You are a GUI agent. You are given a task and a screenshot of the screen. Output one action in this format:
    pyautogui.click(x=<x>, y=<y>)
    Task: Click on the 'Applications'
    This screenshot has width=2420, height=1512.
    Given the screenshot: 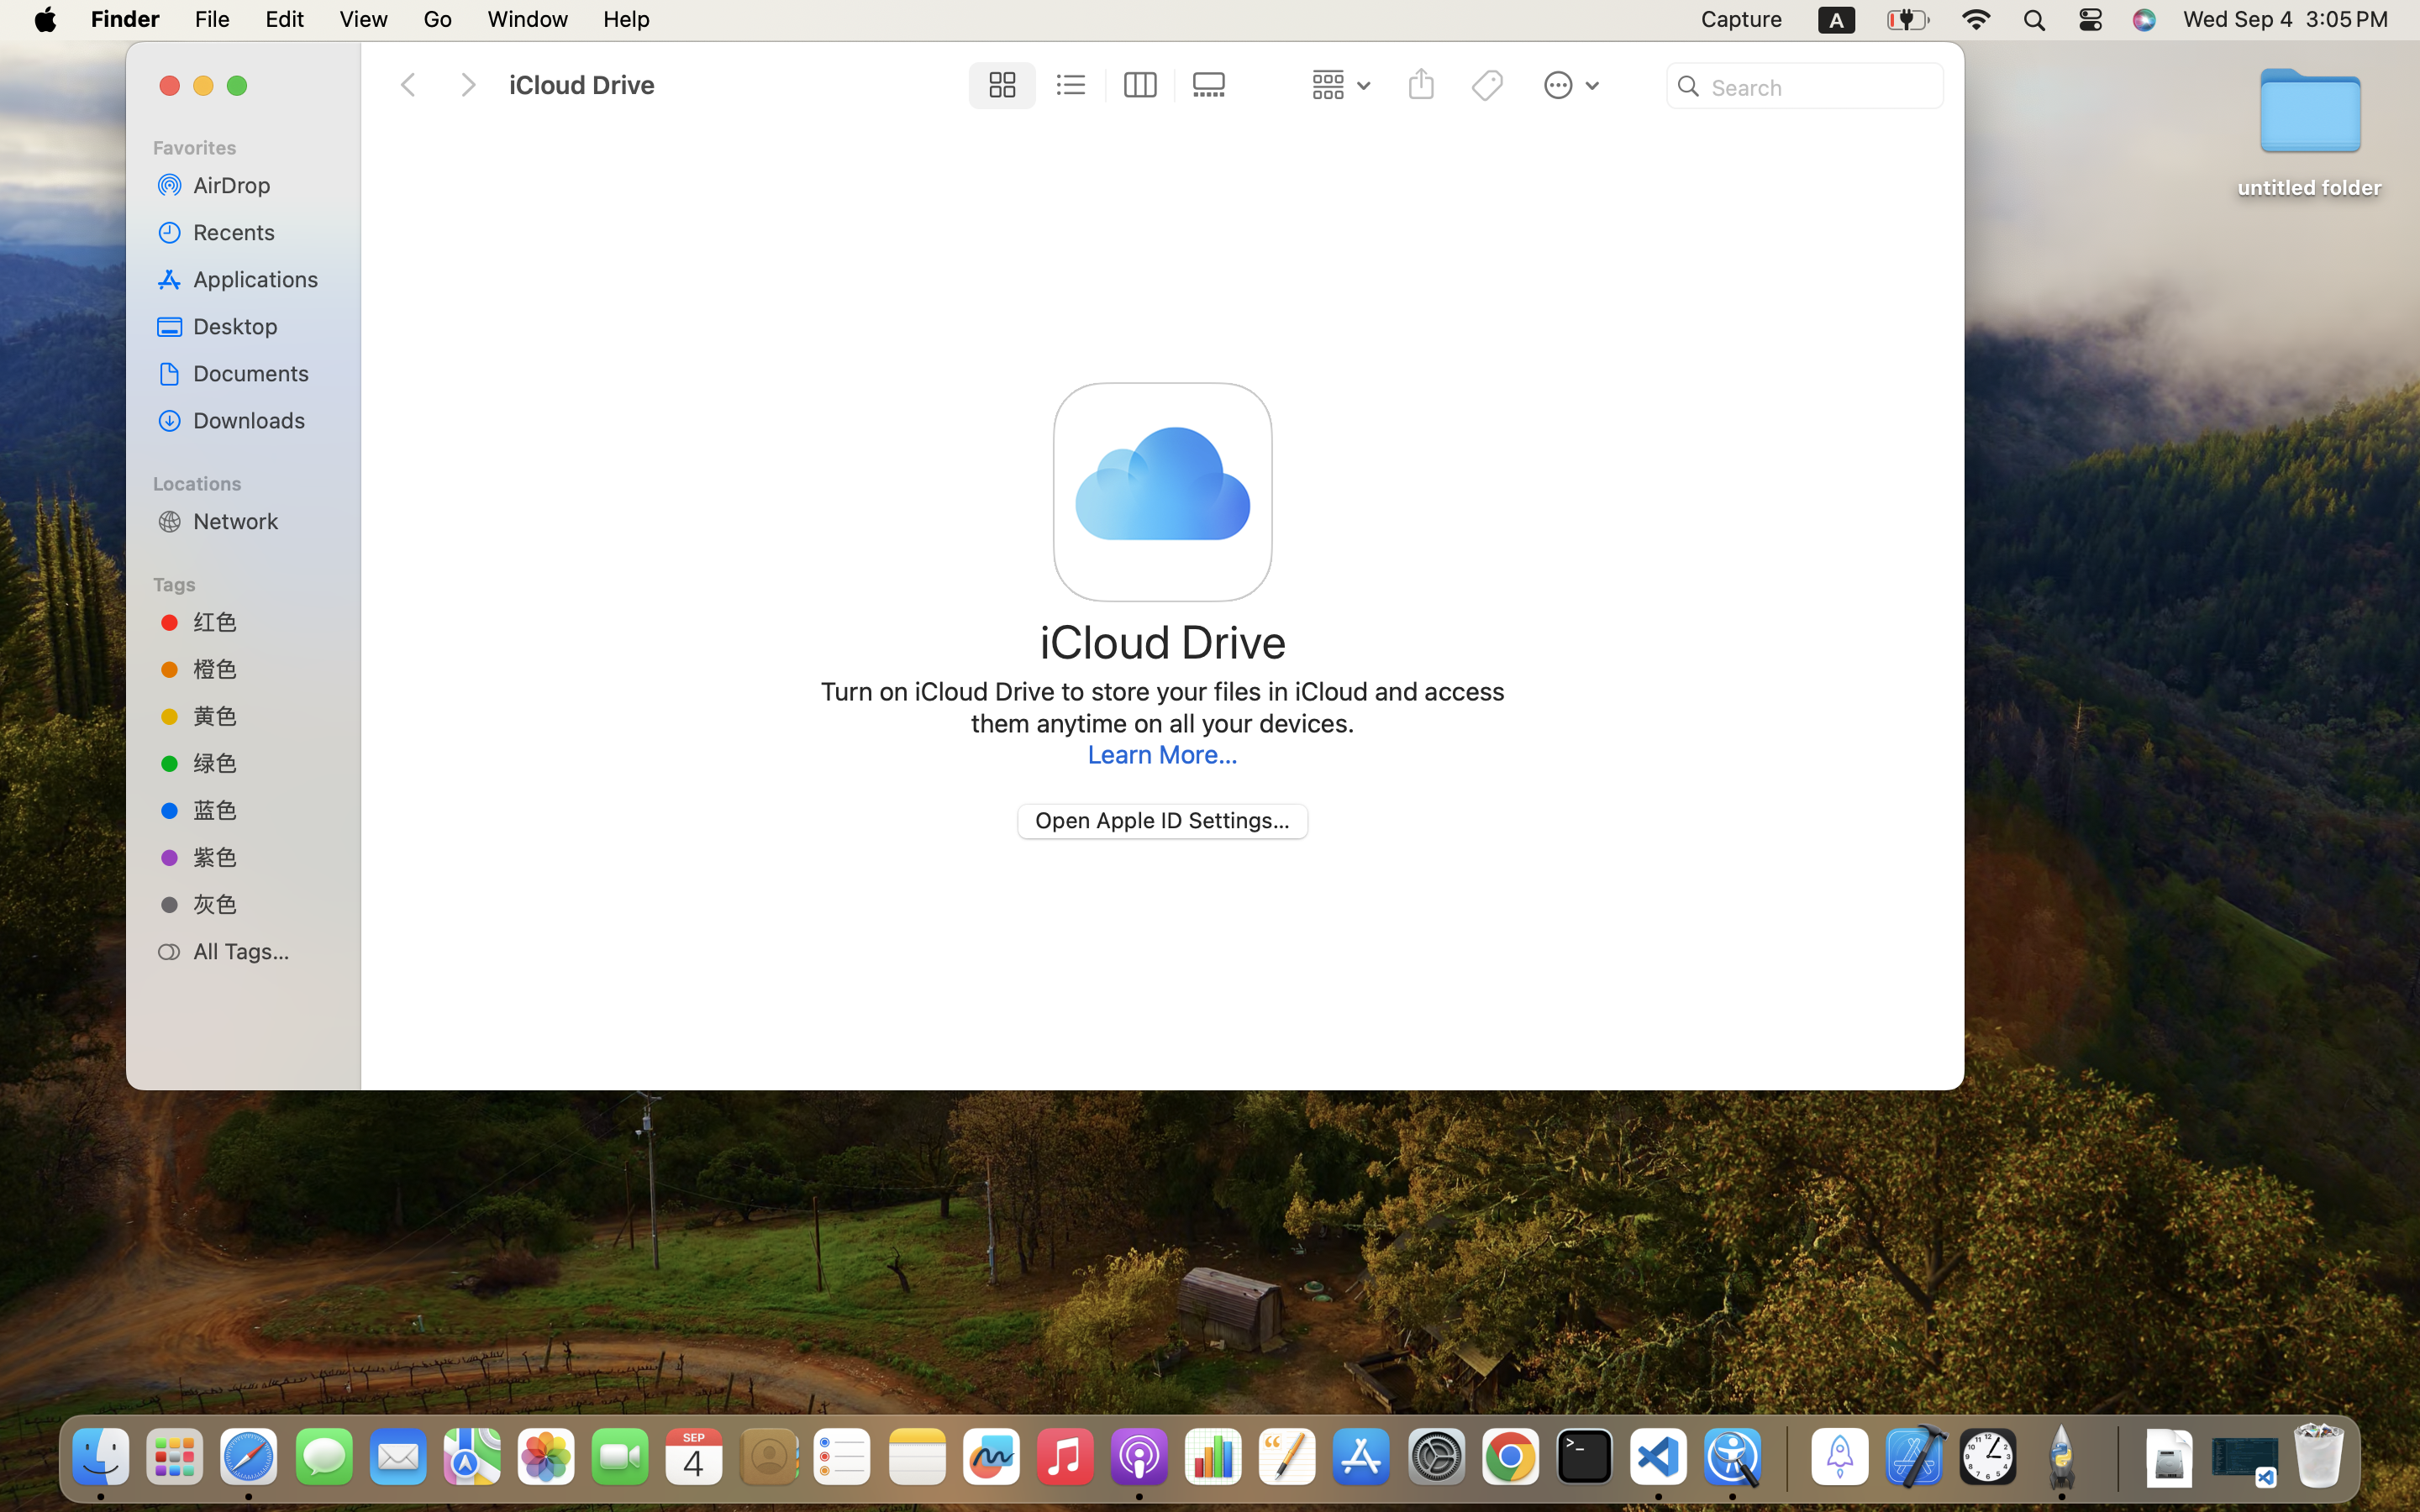 What is the action you would take?
    pyautogui.click(x=260, y=278)
    